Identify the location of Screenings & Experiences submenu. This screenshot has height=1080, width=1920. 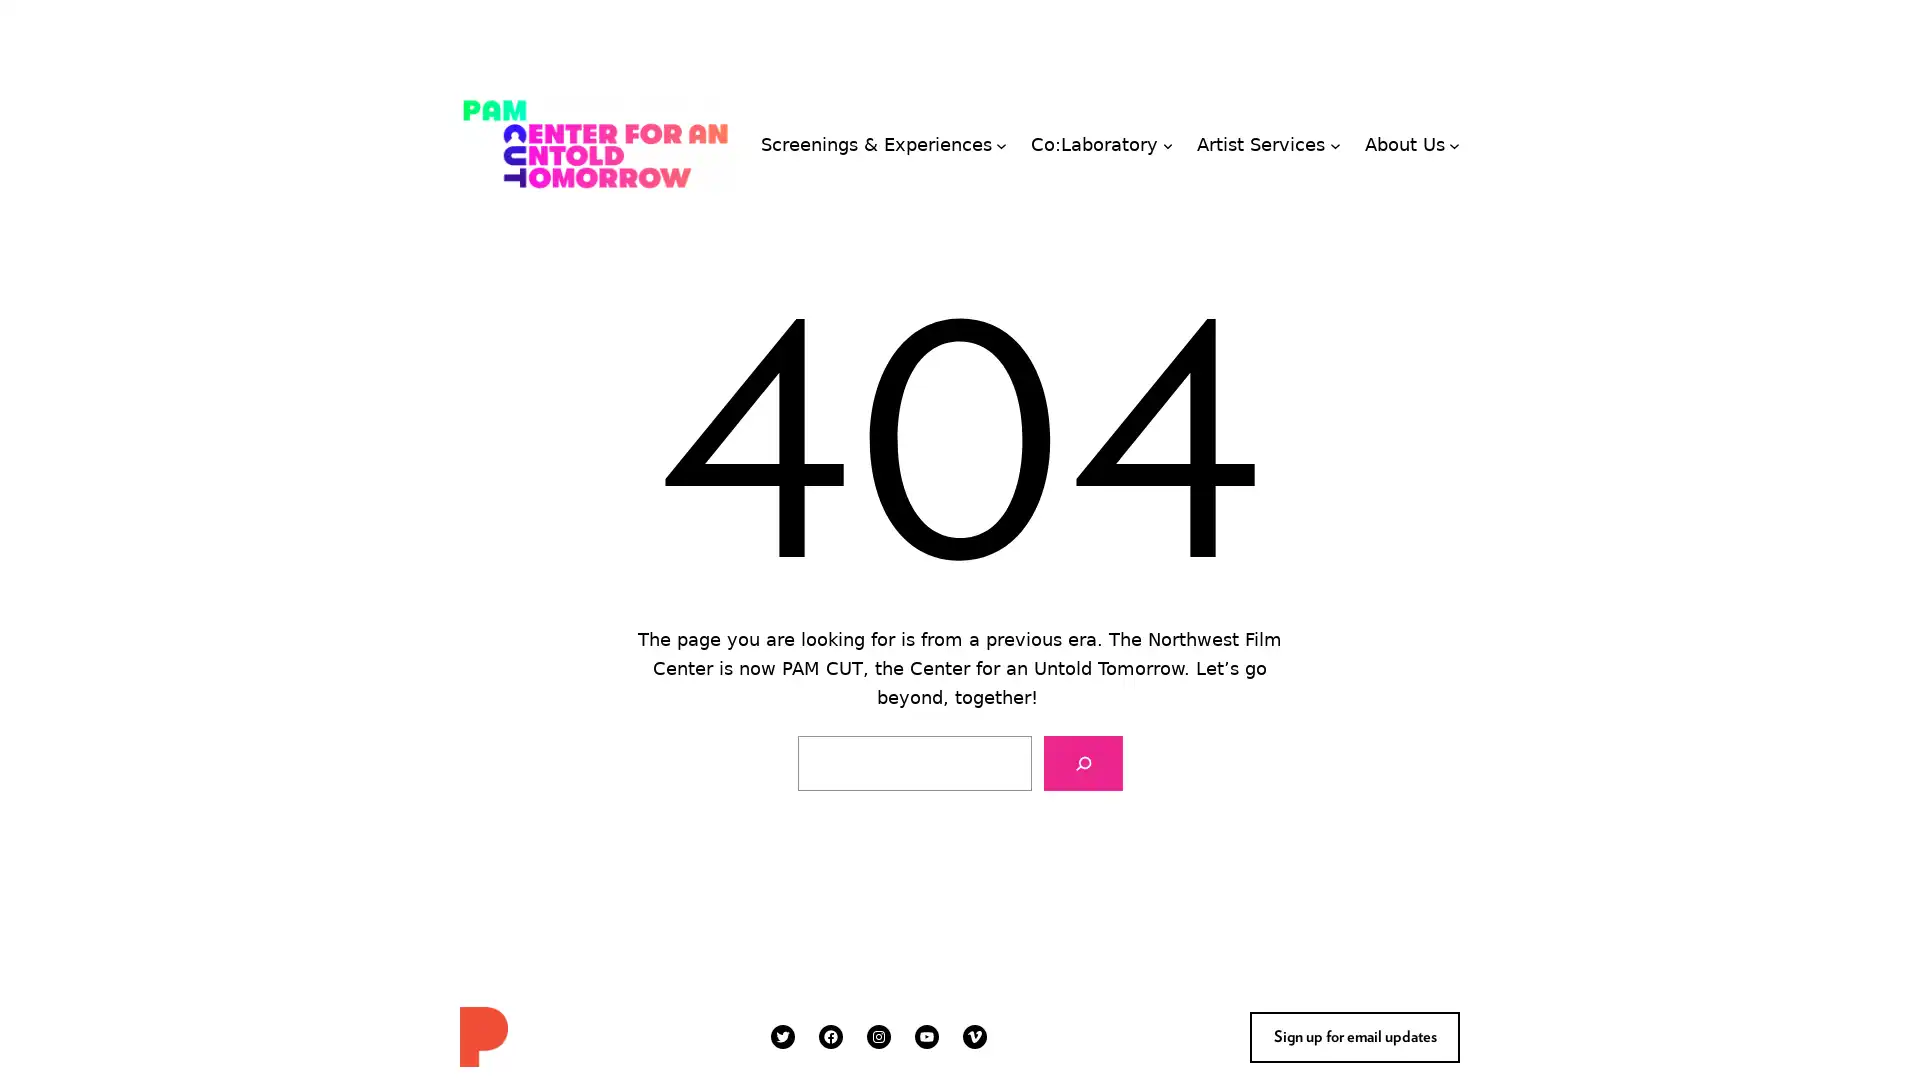
(1001, 143).